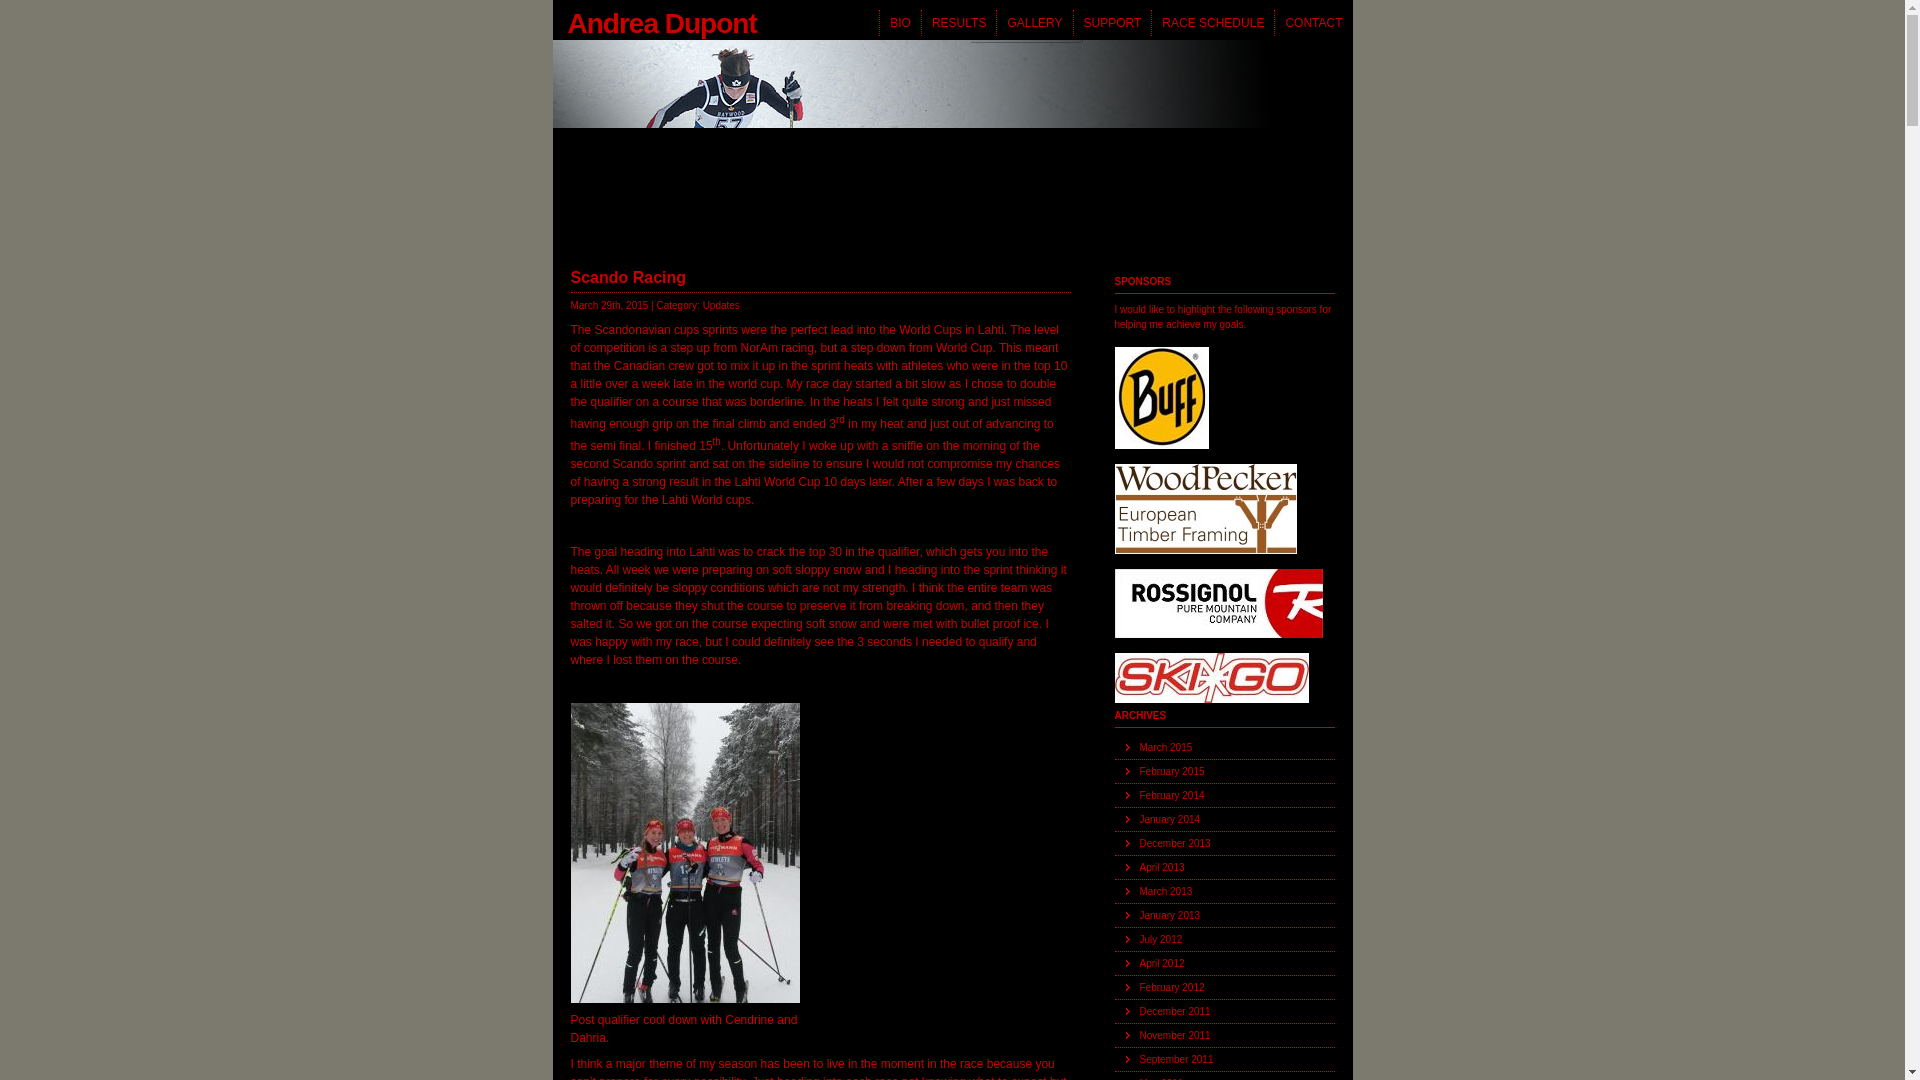 The width and height of the screenshot is (1920, 1080). I want to click on 'GALLERY', so click(1033, 23).